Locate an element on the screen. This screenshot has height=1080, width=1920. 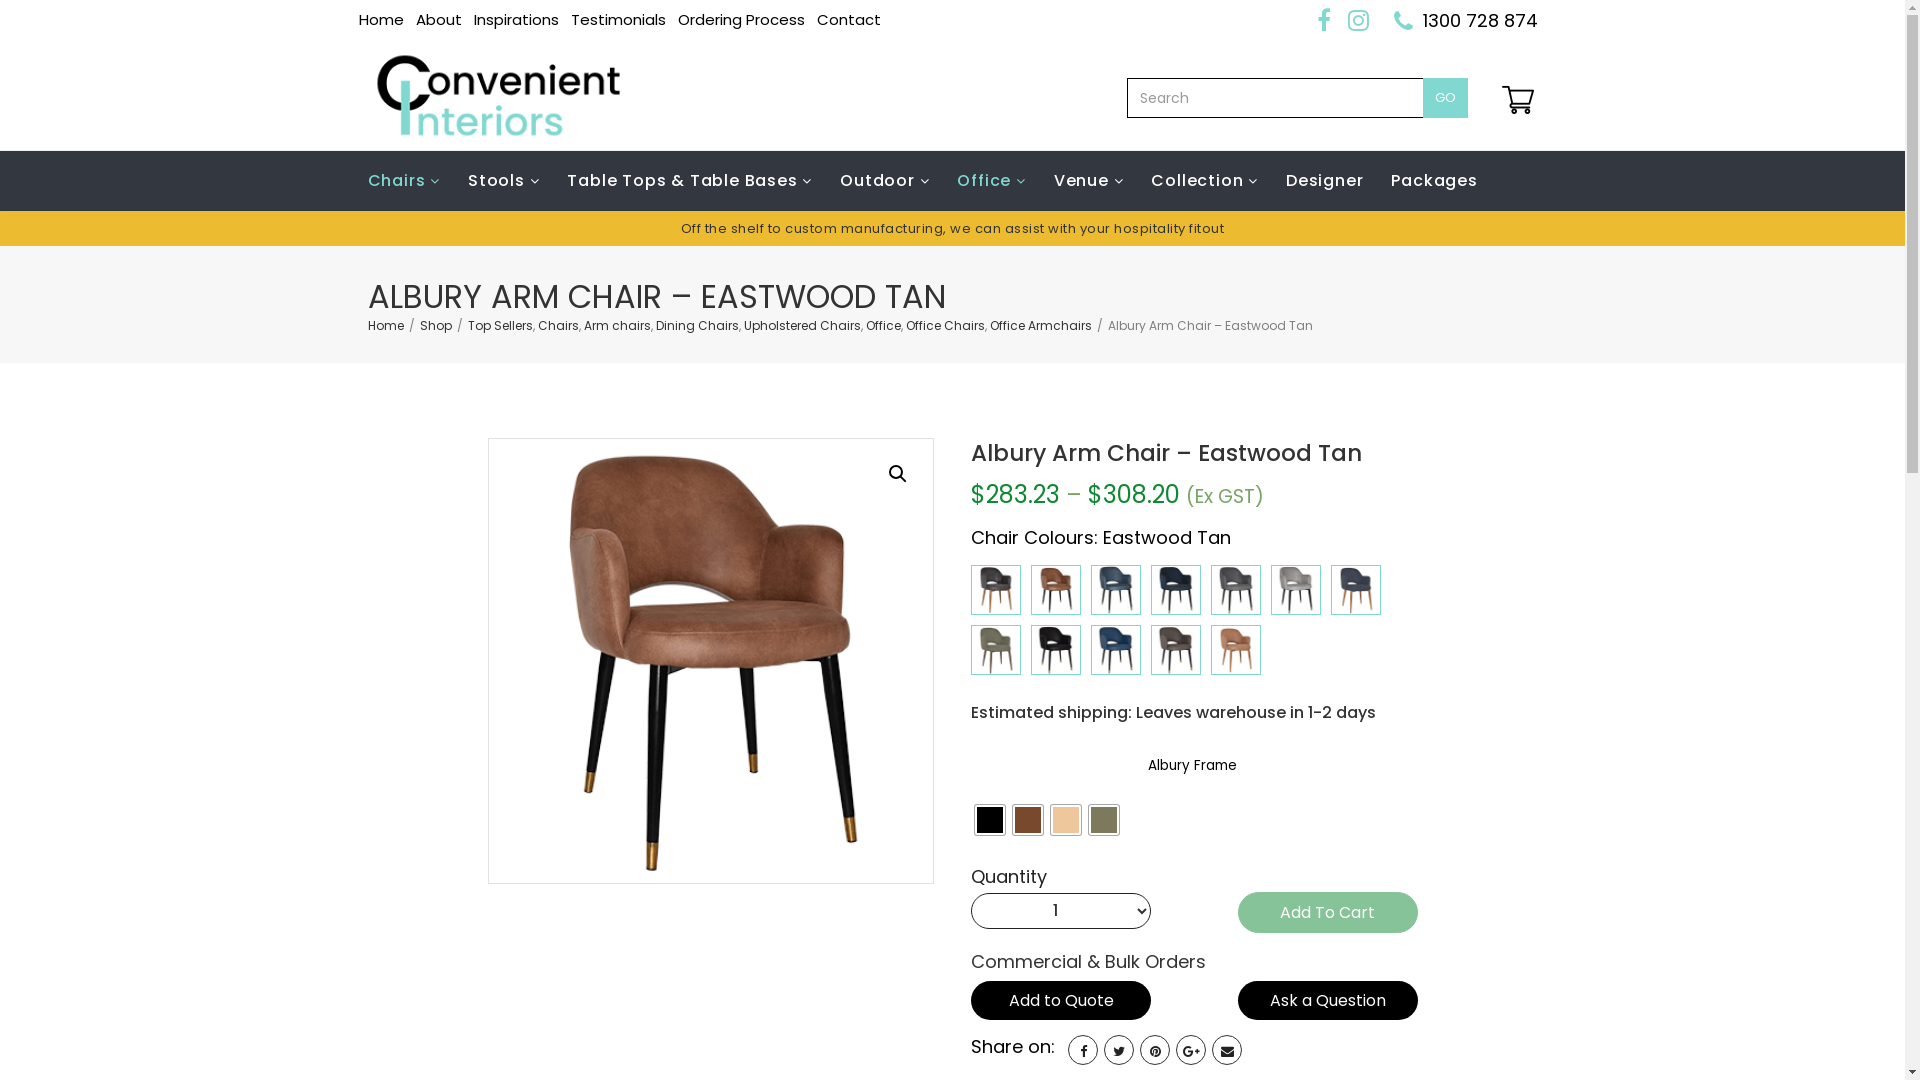
'Office Chairs' is located at coordinates (905, 324).